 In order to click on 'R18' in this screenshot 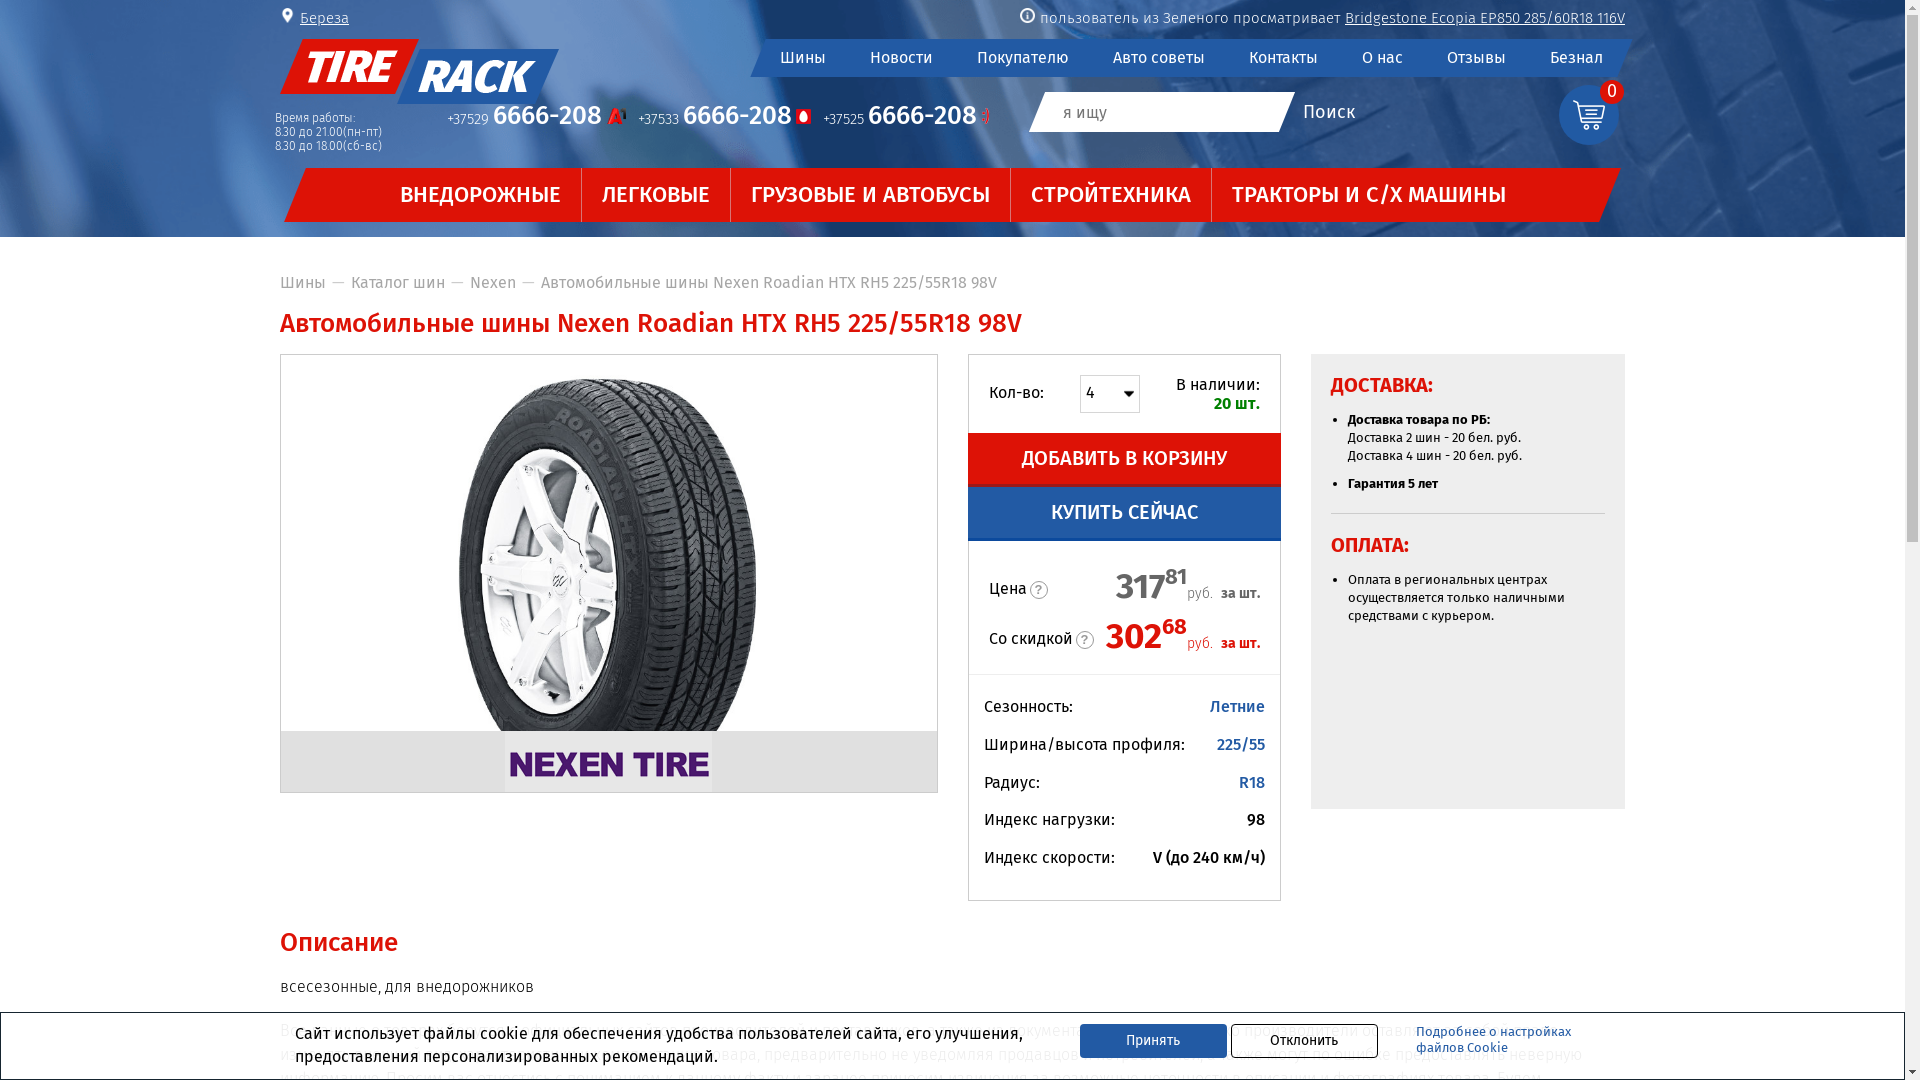, I will do `click(1251, 781)`.